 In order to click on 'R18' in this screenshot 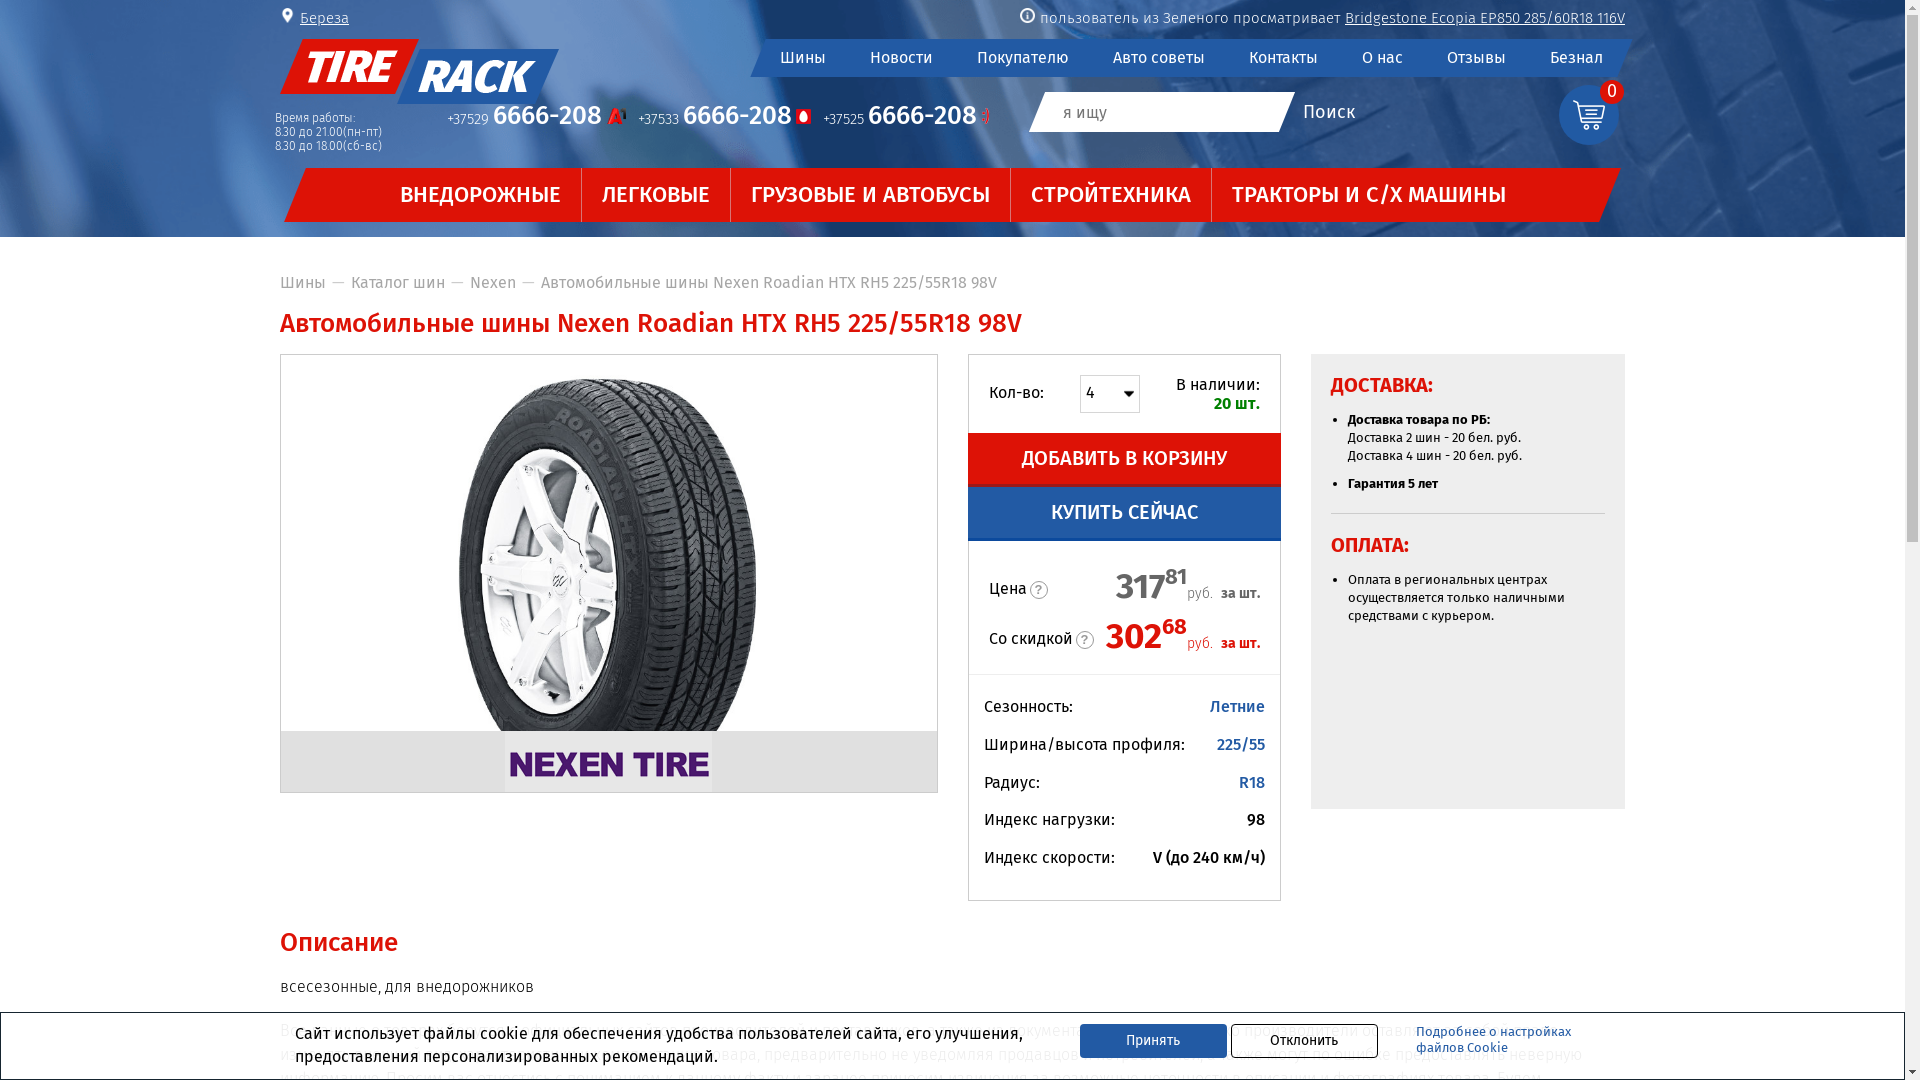, I will do `click(1251, 781)`.